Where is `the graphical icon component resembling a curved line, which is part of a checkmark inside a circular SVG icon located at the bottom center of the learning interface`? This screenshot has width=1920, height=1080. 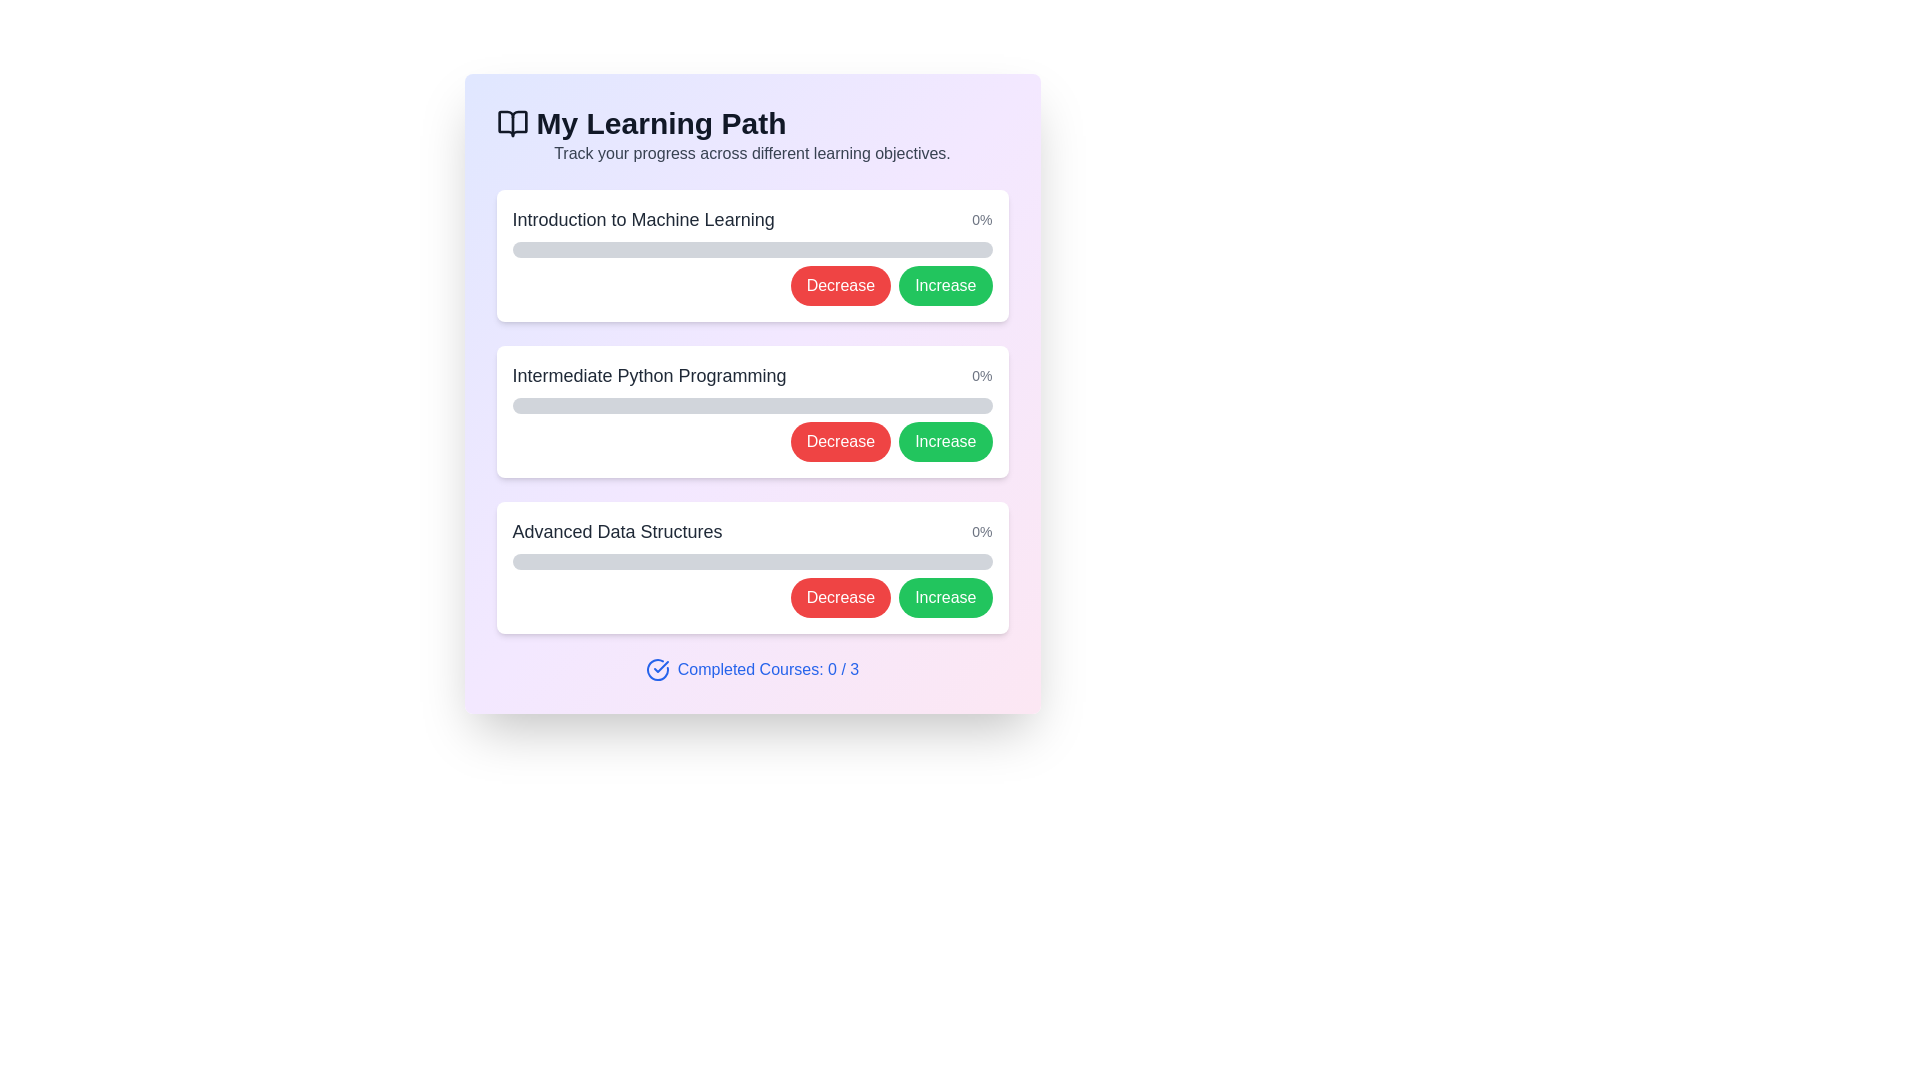 the graphical icon component resembling a curved line, which is part of a checkmark inside a circular SVG icon located at the bottom center of the learning interface is located at coordinates (657, 670).